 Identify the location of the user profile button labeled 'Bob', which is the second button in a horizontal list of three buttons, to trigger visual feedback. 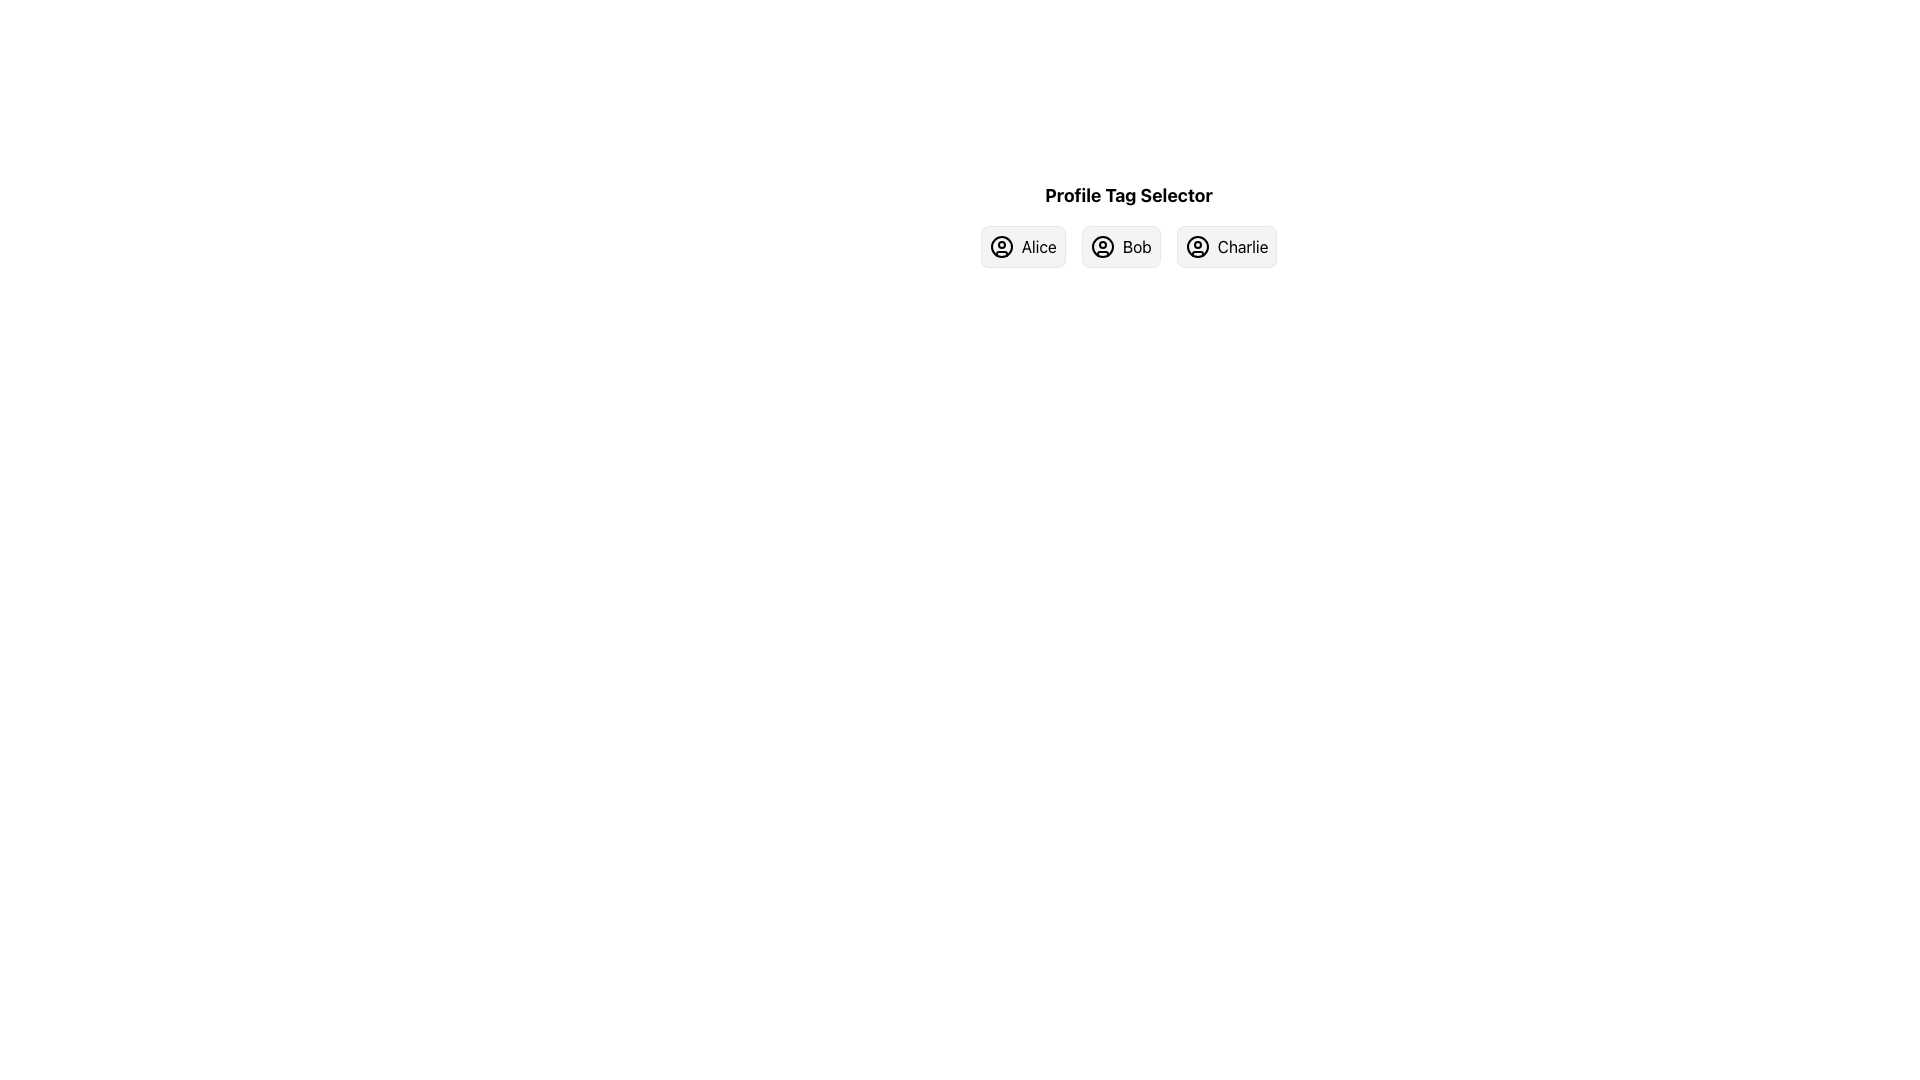
(1121, 245).